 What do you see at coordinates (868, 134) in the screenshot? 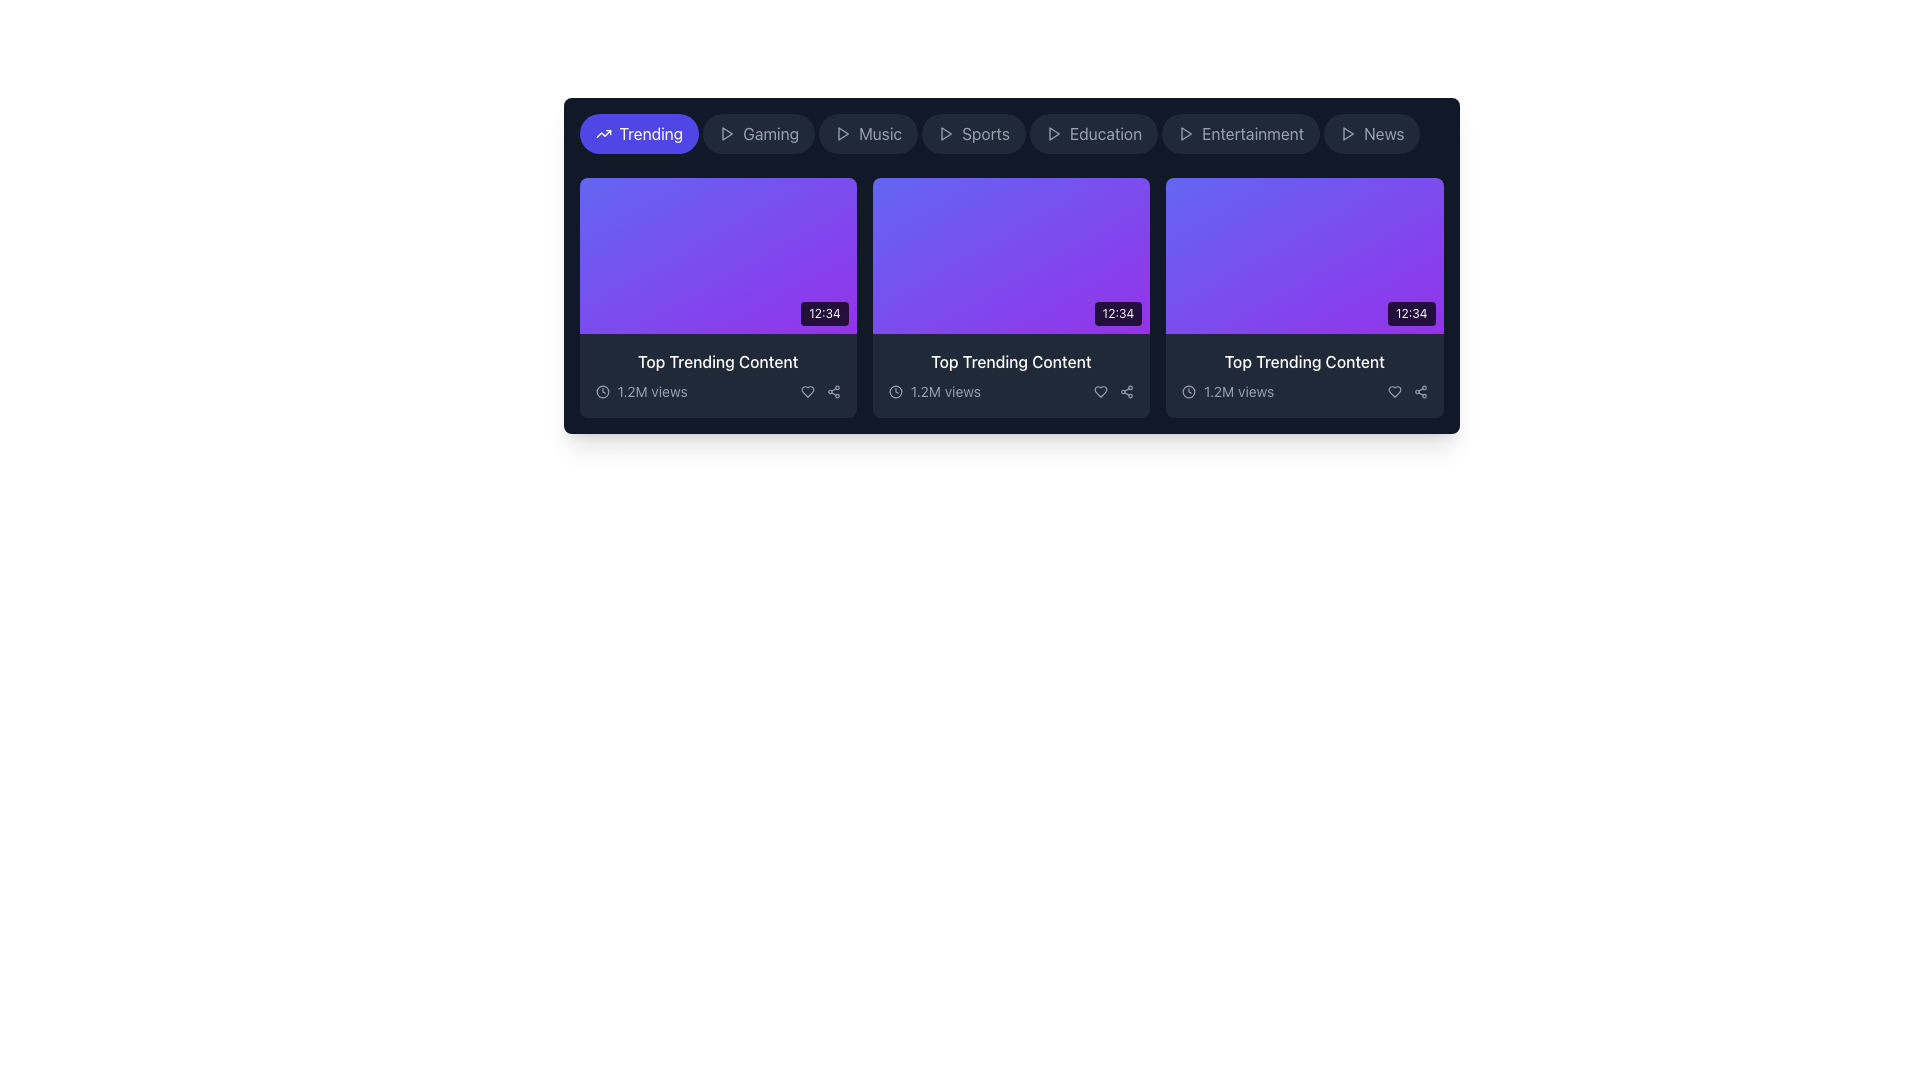
I see `the 'Music' button, which is the third button in a group of navigation buttons` at bounding box center [868, 134].